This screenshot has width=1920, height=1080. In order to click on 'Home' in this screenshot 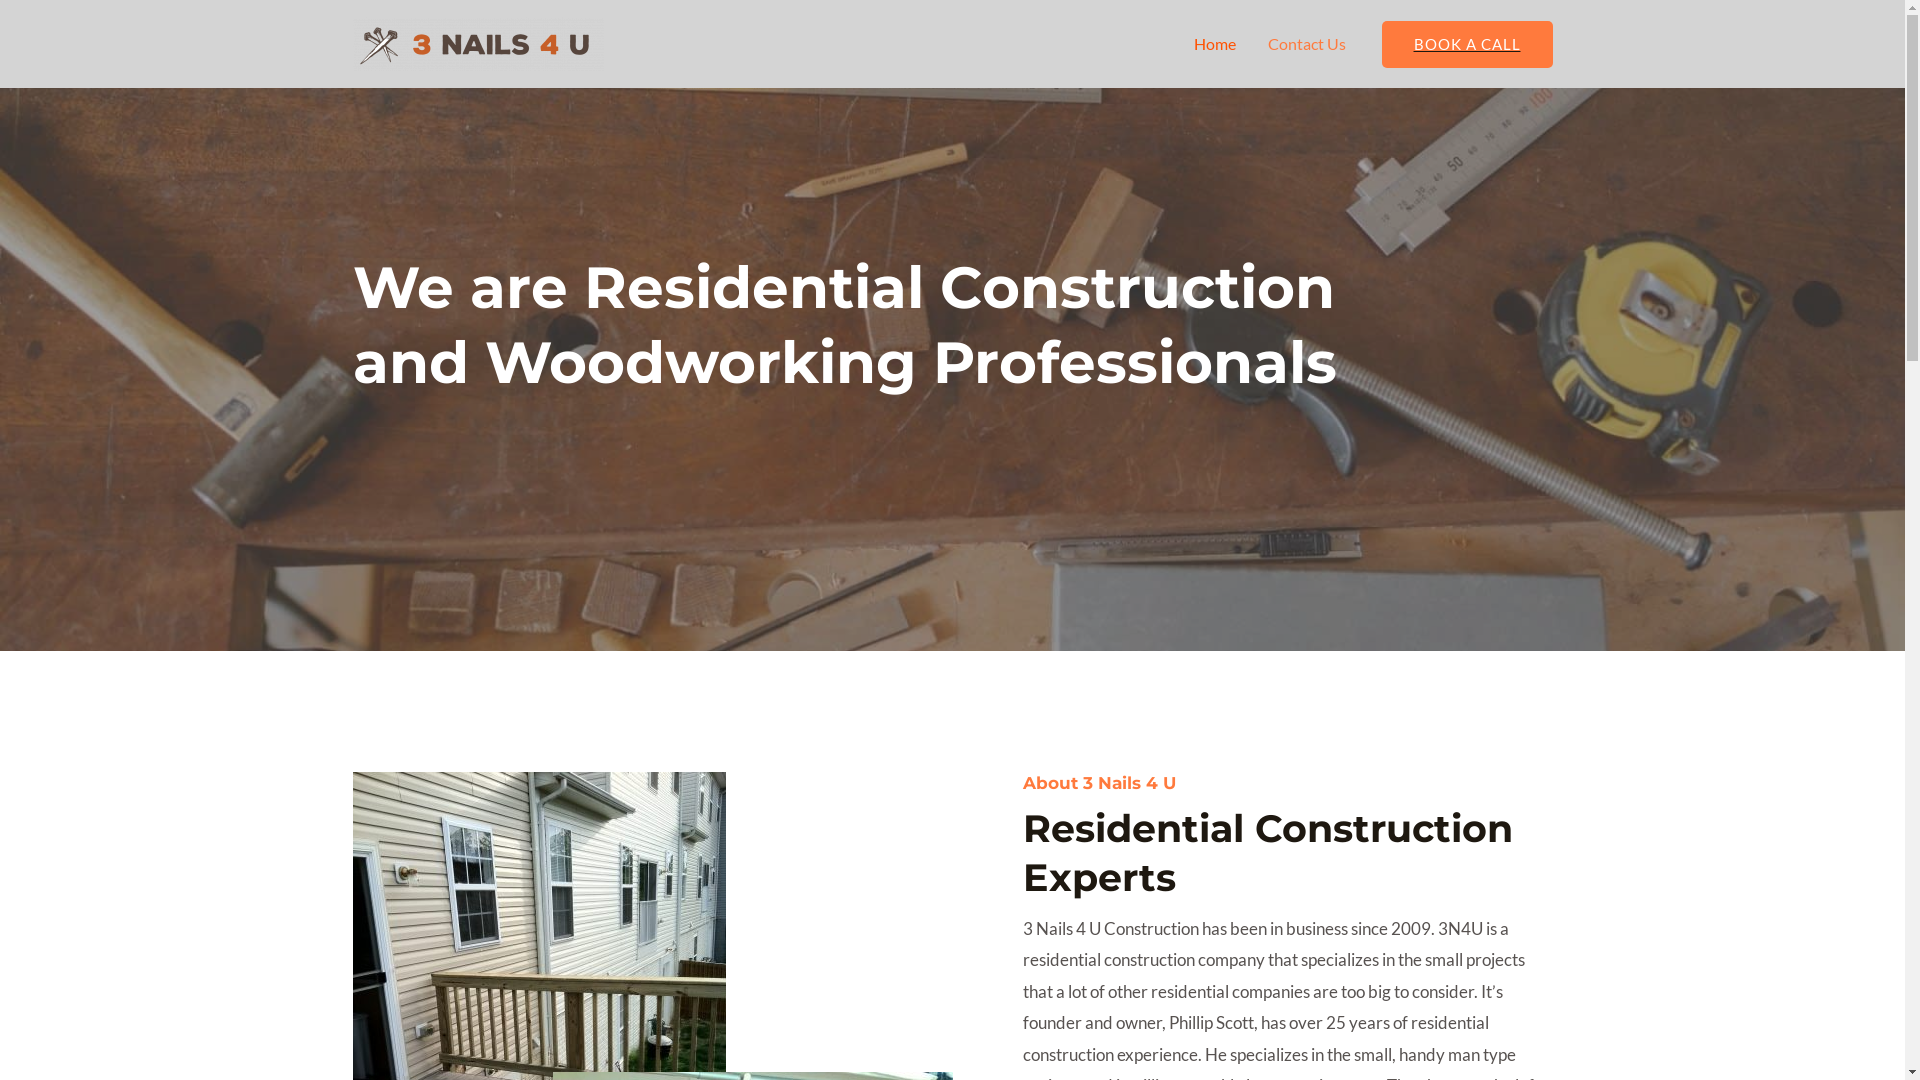, I will do `click(1213, 43)`.